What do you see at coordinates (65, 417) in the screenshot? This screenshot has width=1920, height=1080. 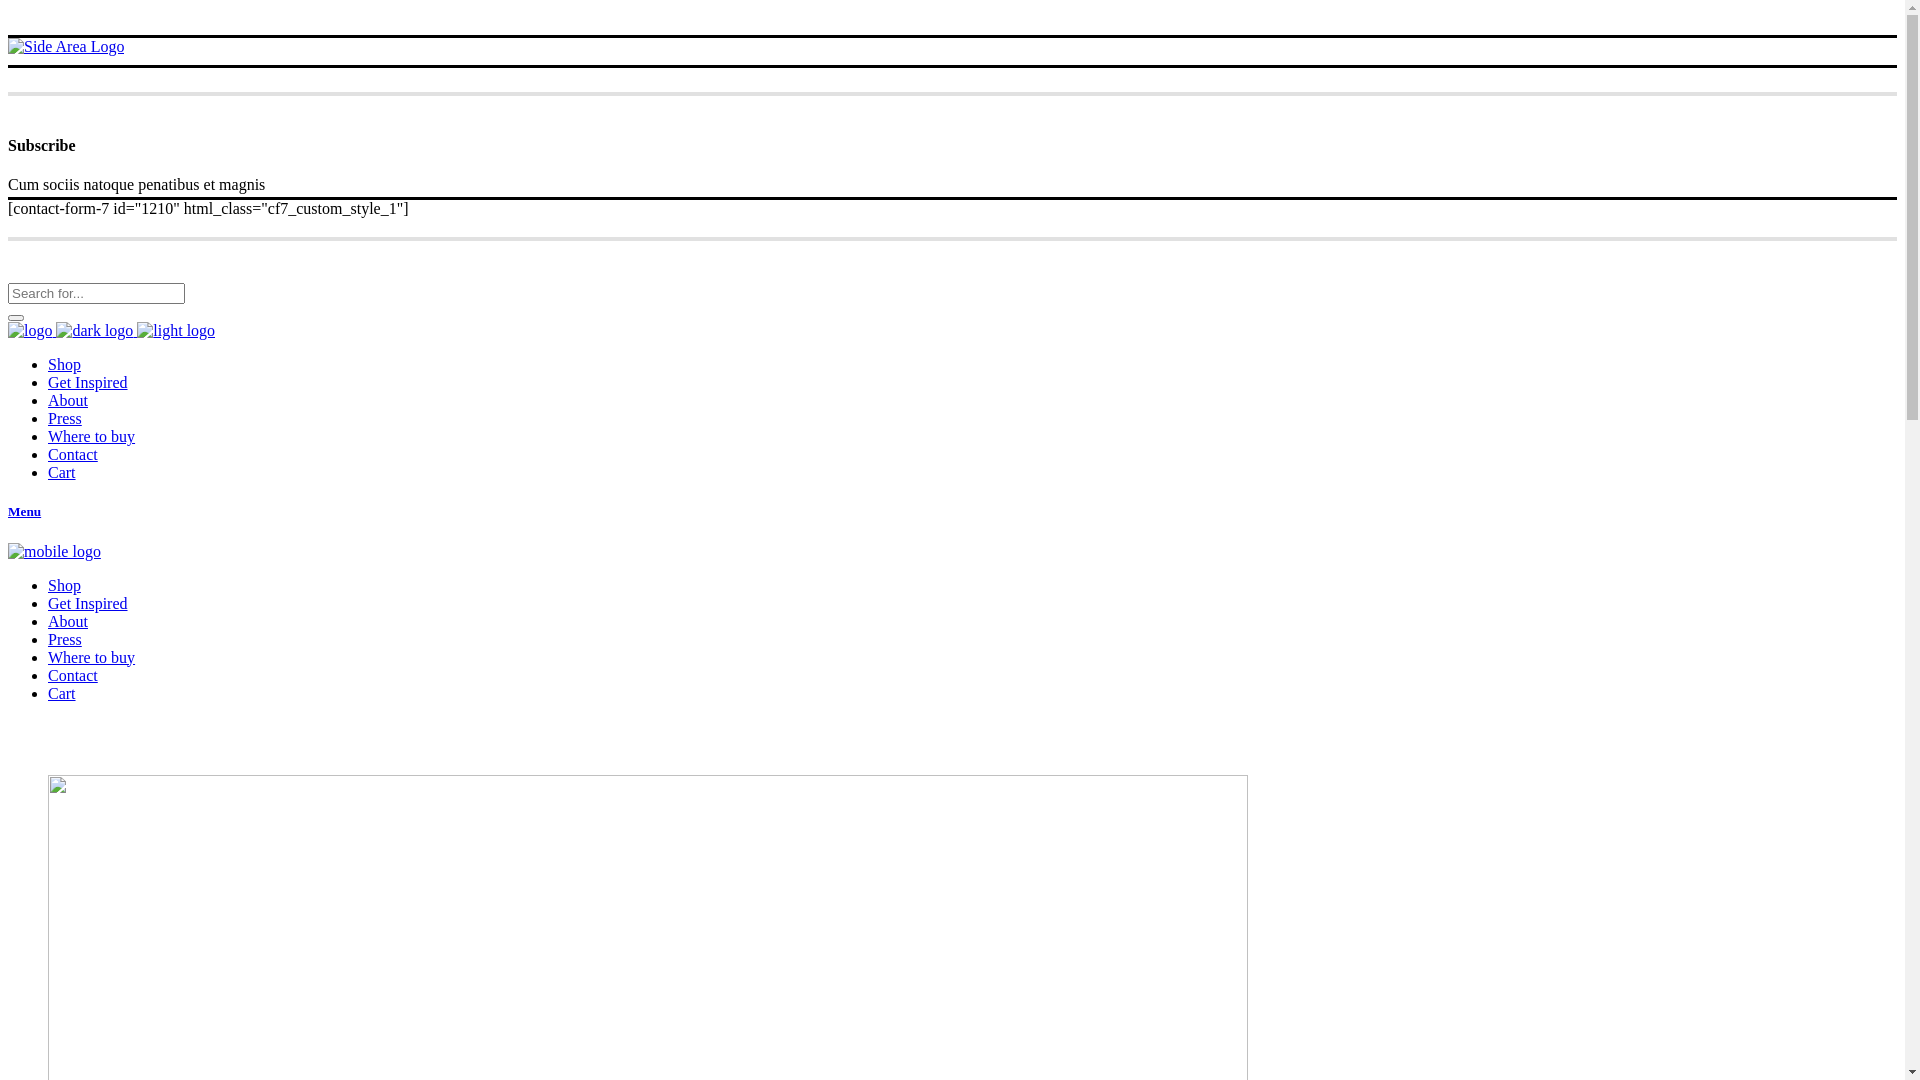 I see `'Press'` at bounding box center [65, 417].